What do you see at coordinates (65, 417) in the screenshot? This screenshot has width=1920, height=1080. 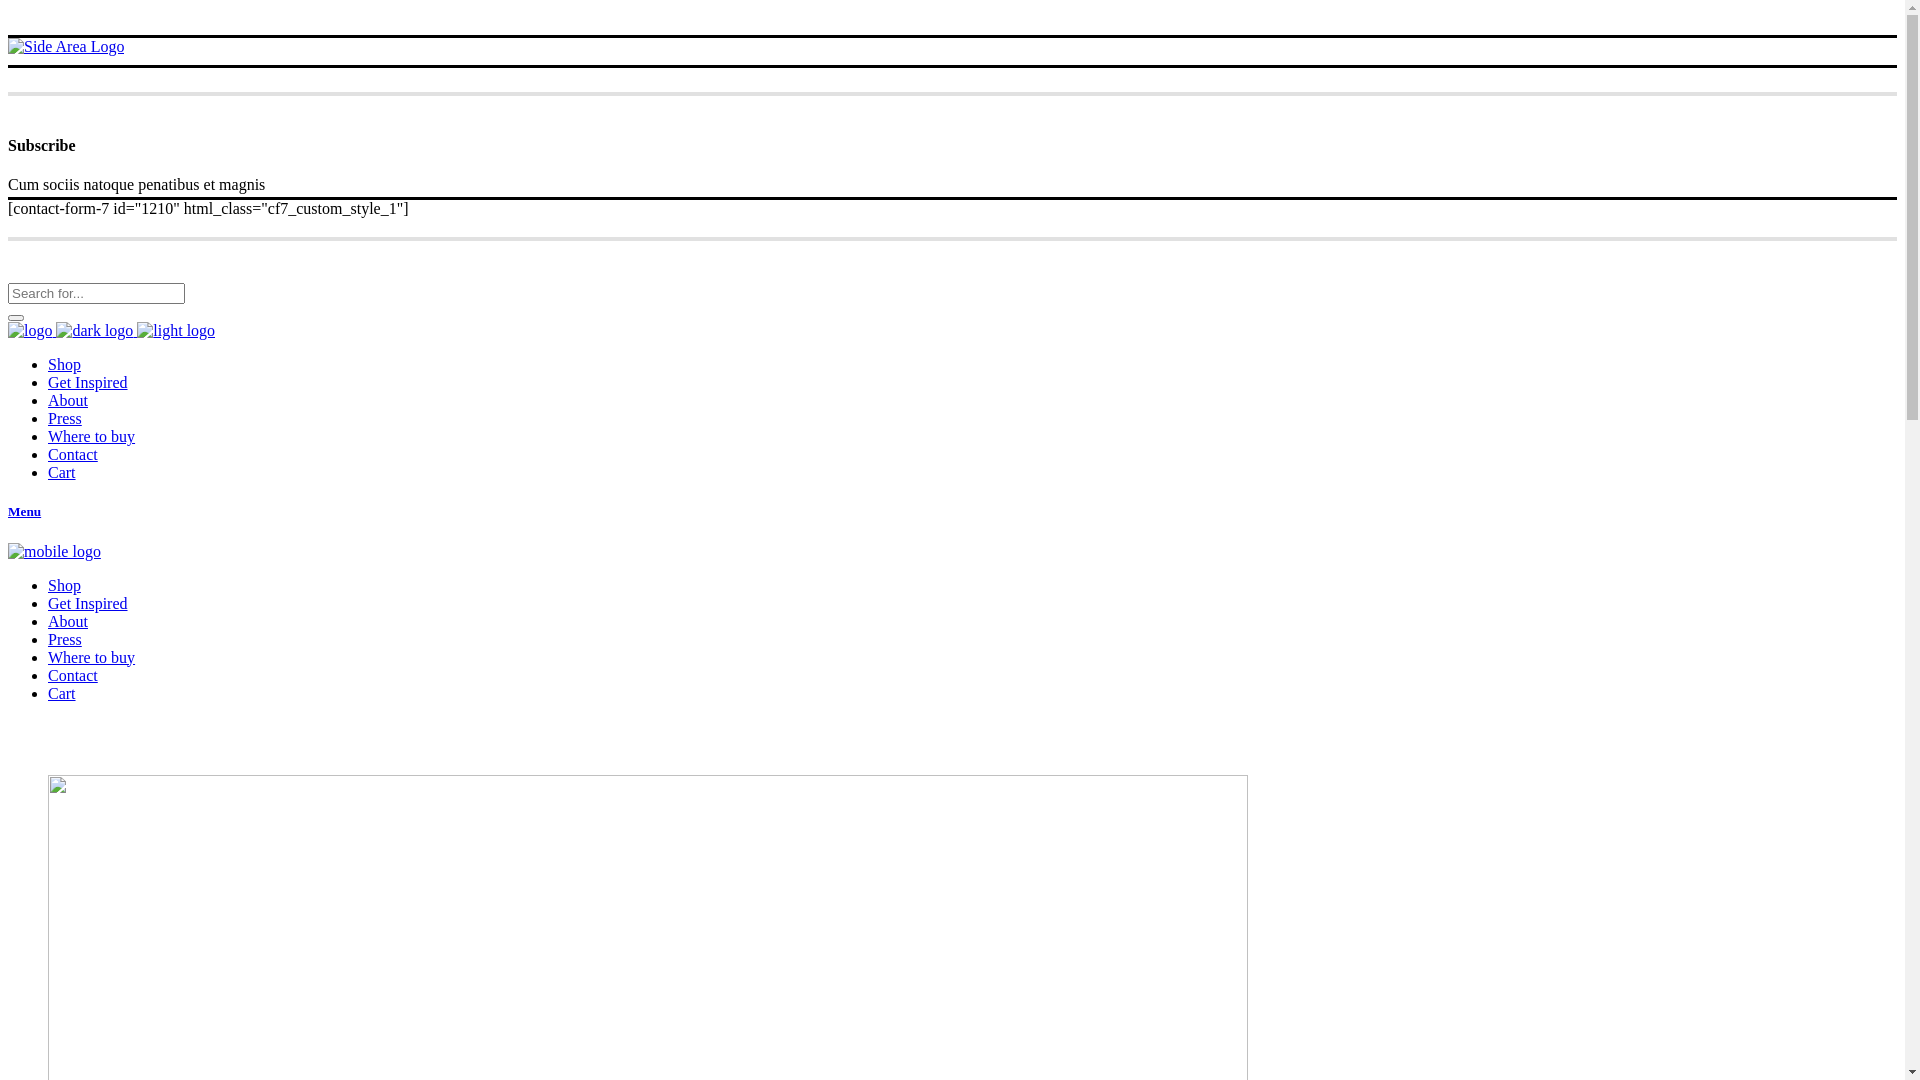 I see `'Press'` at bounding box center [65, 417].